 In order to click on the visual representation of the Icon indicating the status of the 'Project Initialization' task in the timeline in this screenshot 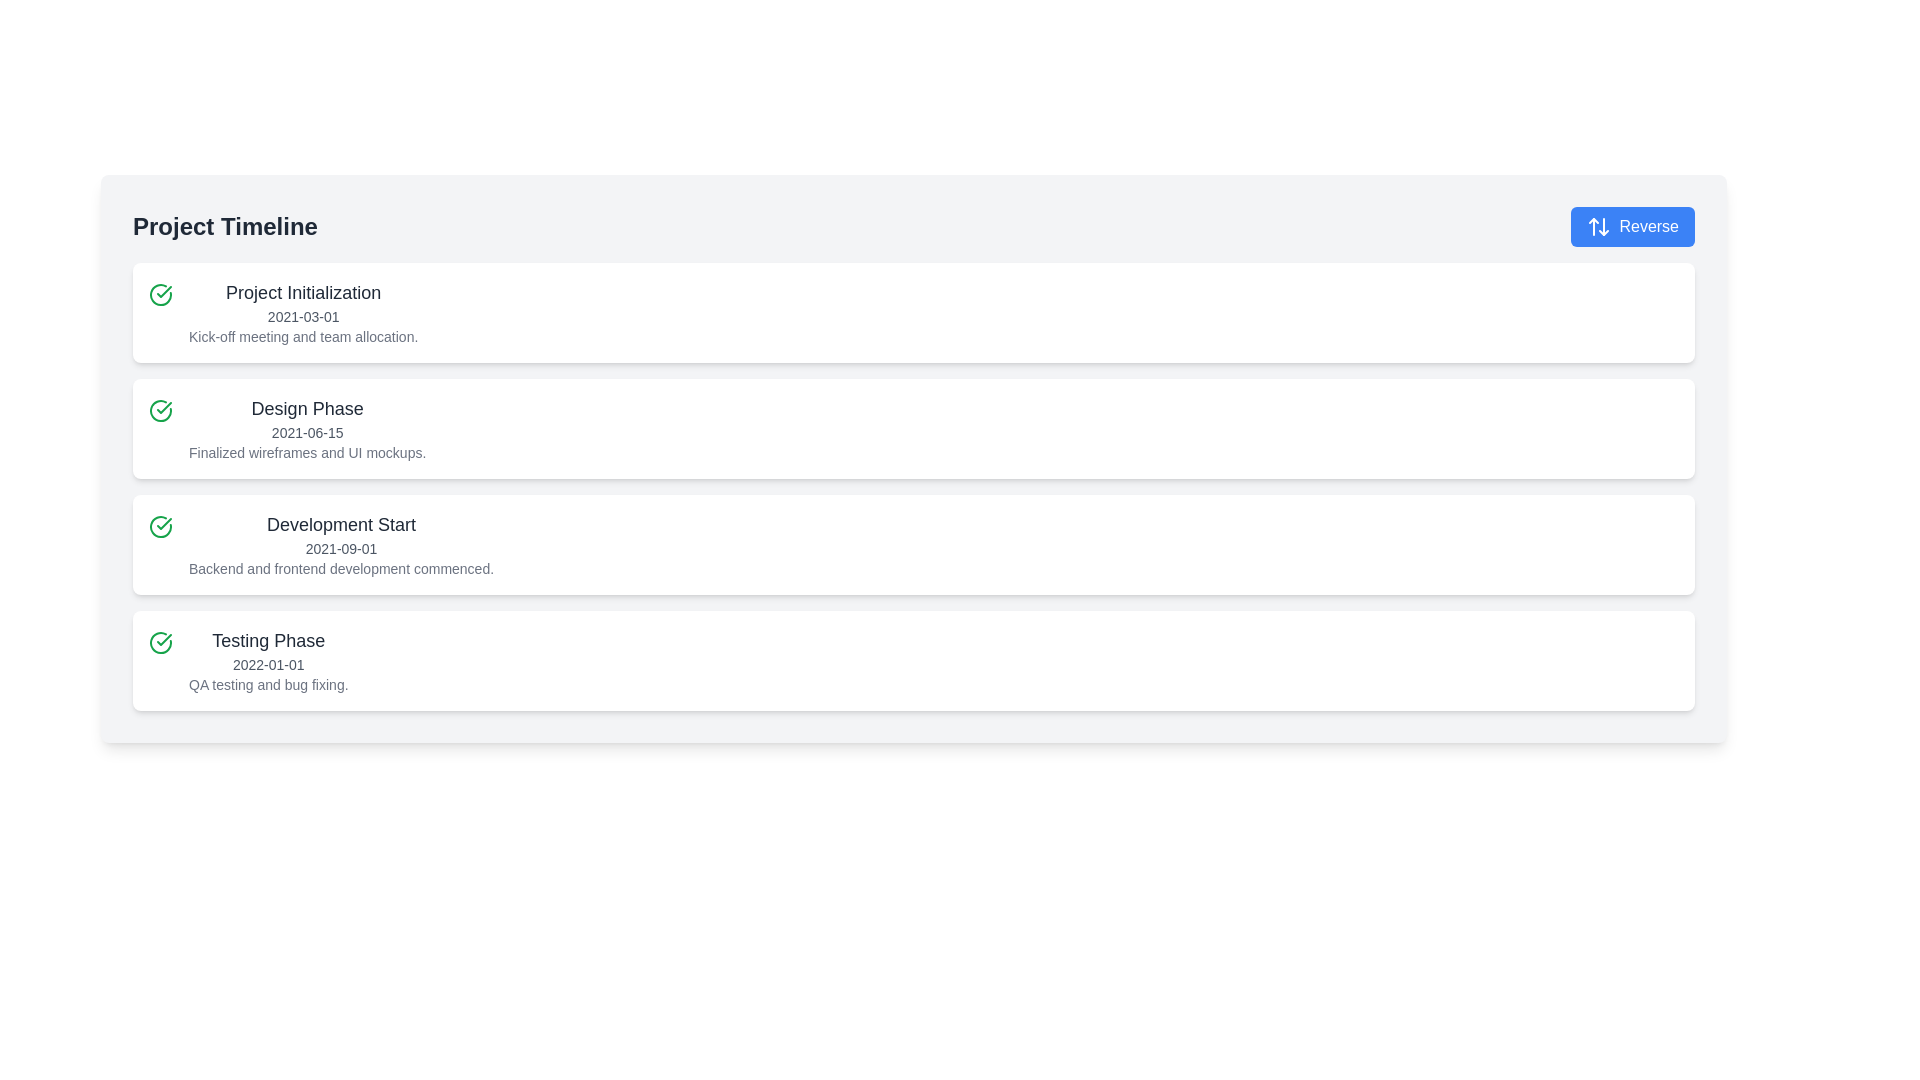, I will do `click(161, 294)`.